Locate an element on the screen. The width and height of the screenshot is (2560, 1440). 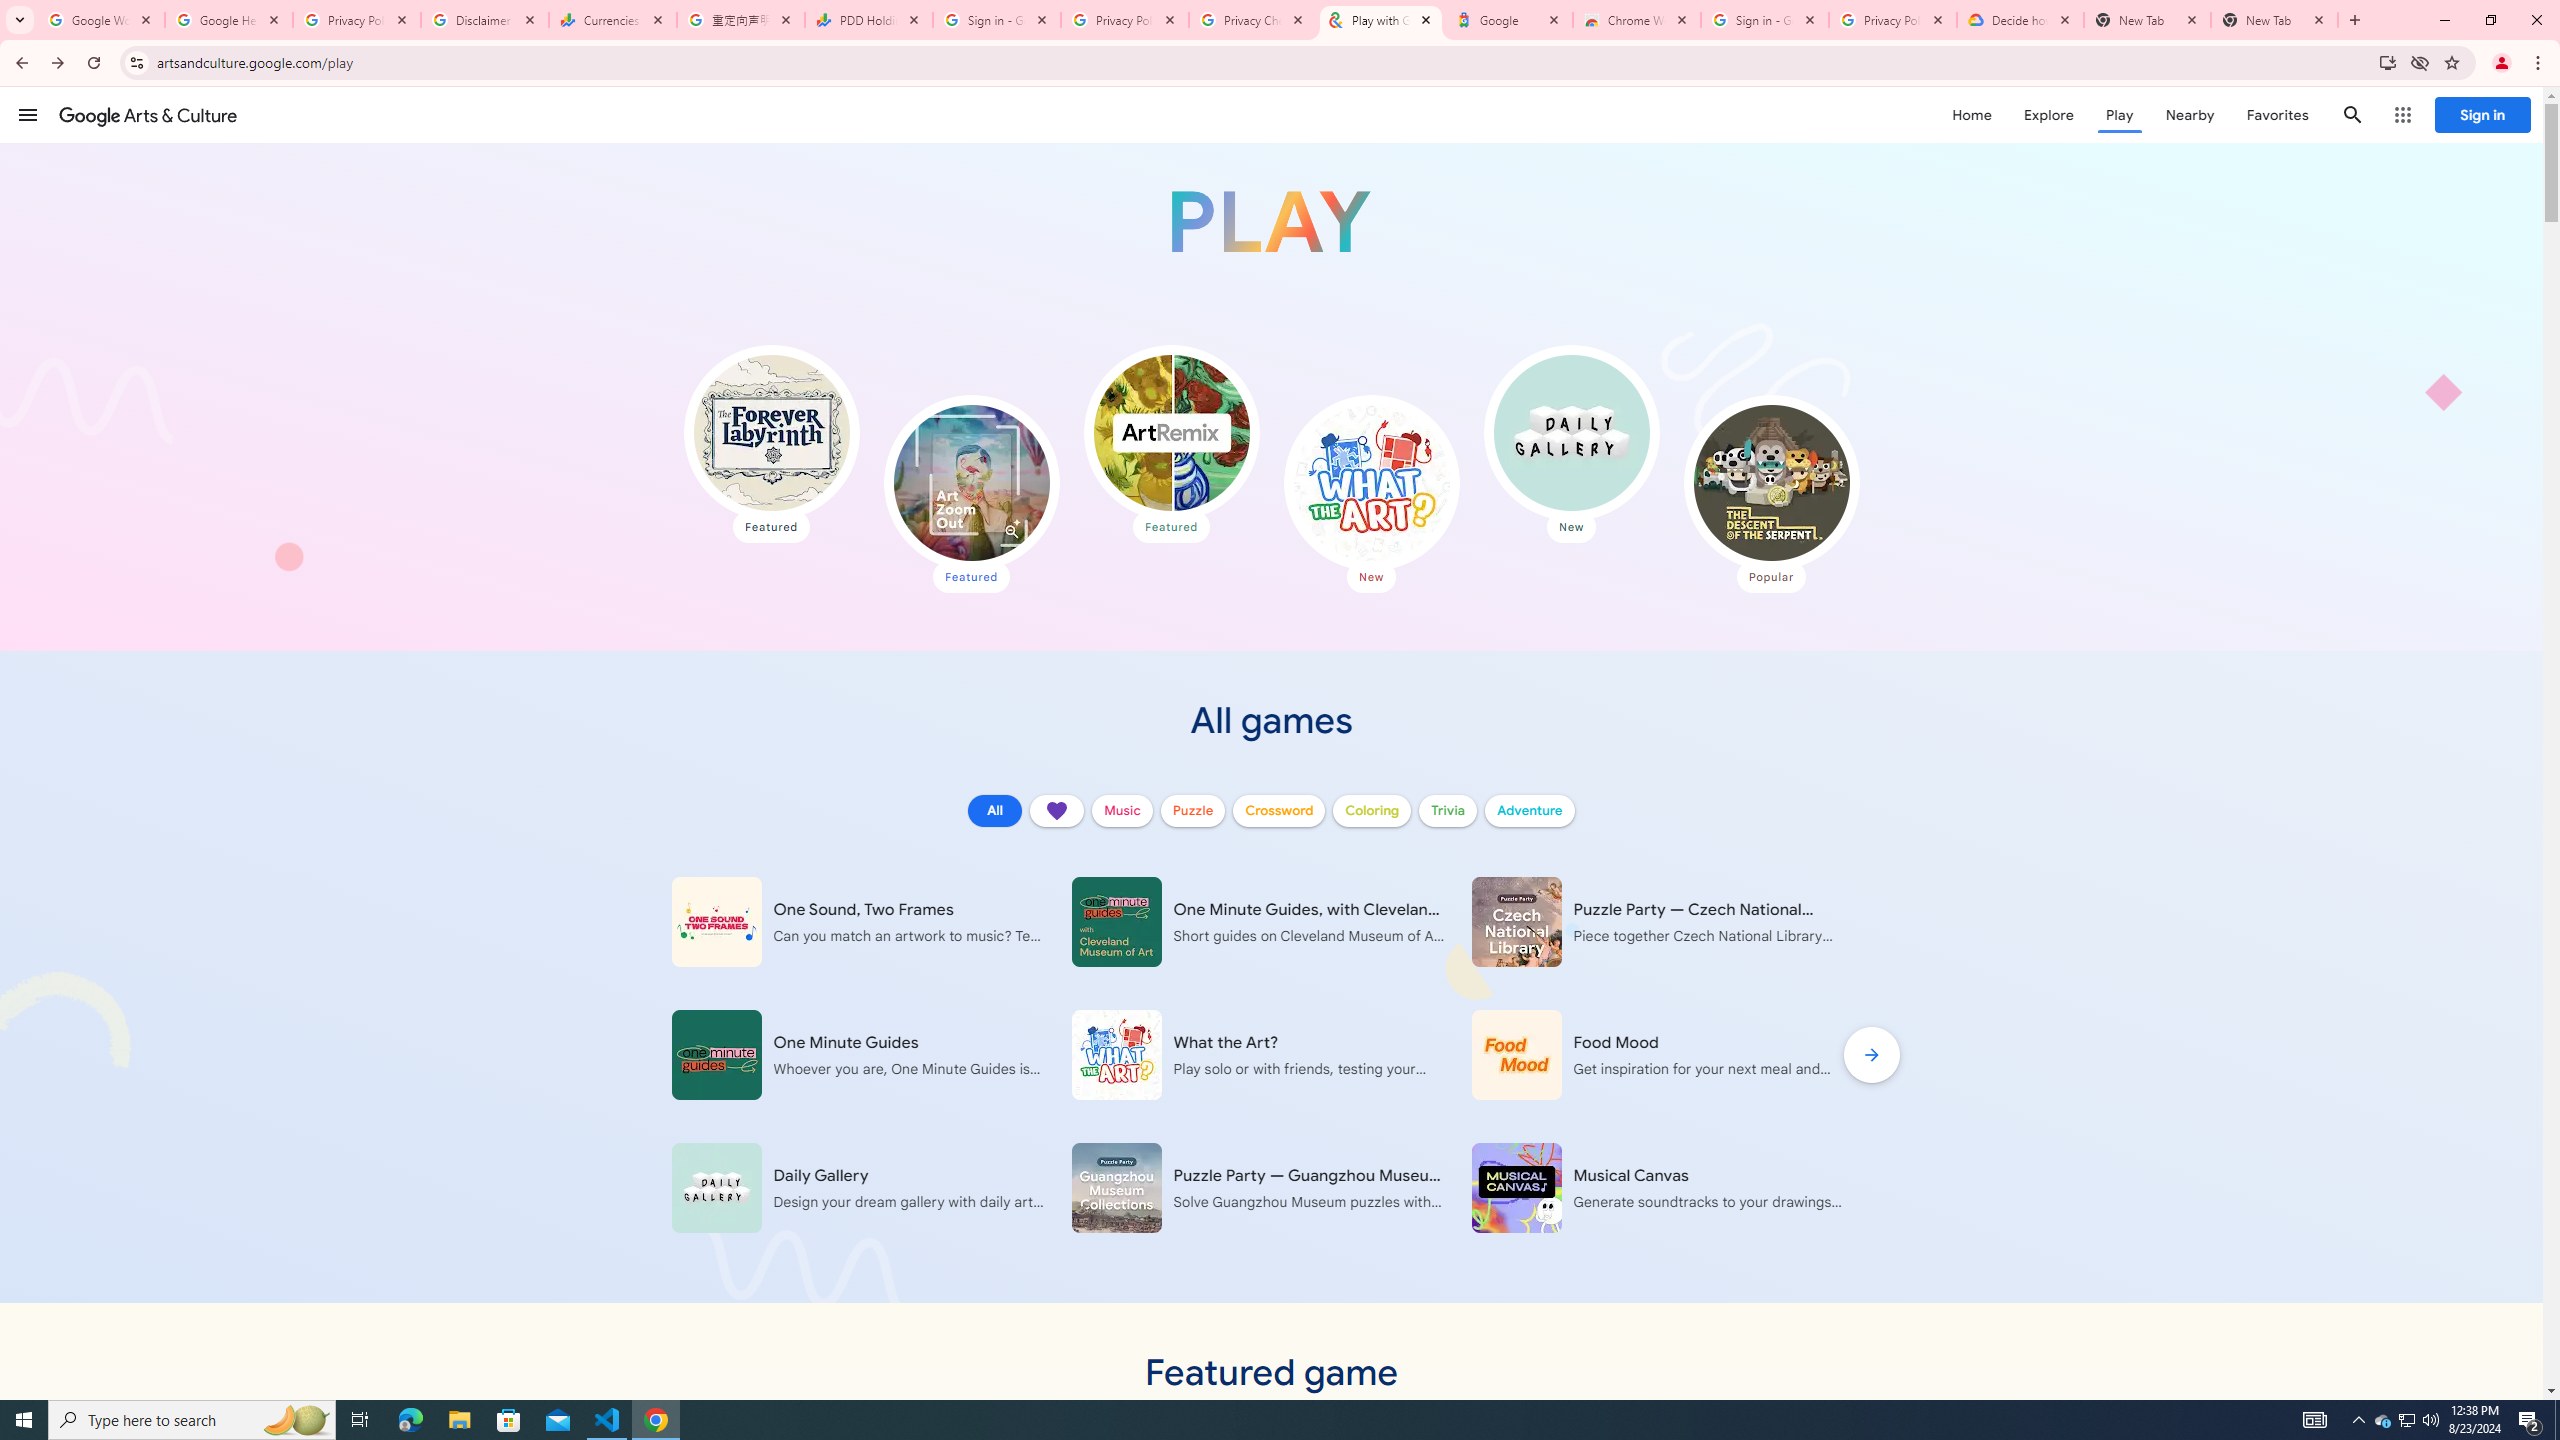
'Privacy Checkup' is located at coordinates (1252, 19).